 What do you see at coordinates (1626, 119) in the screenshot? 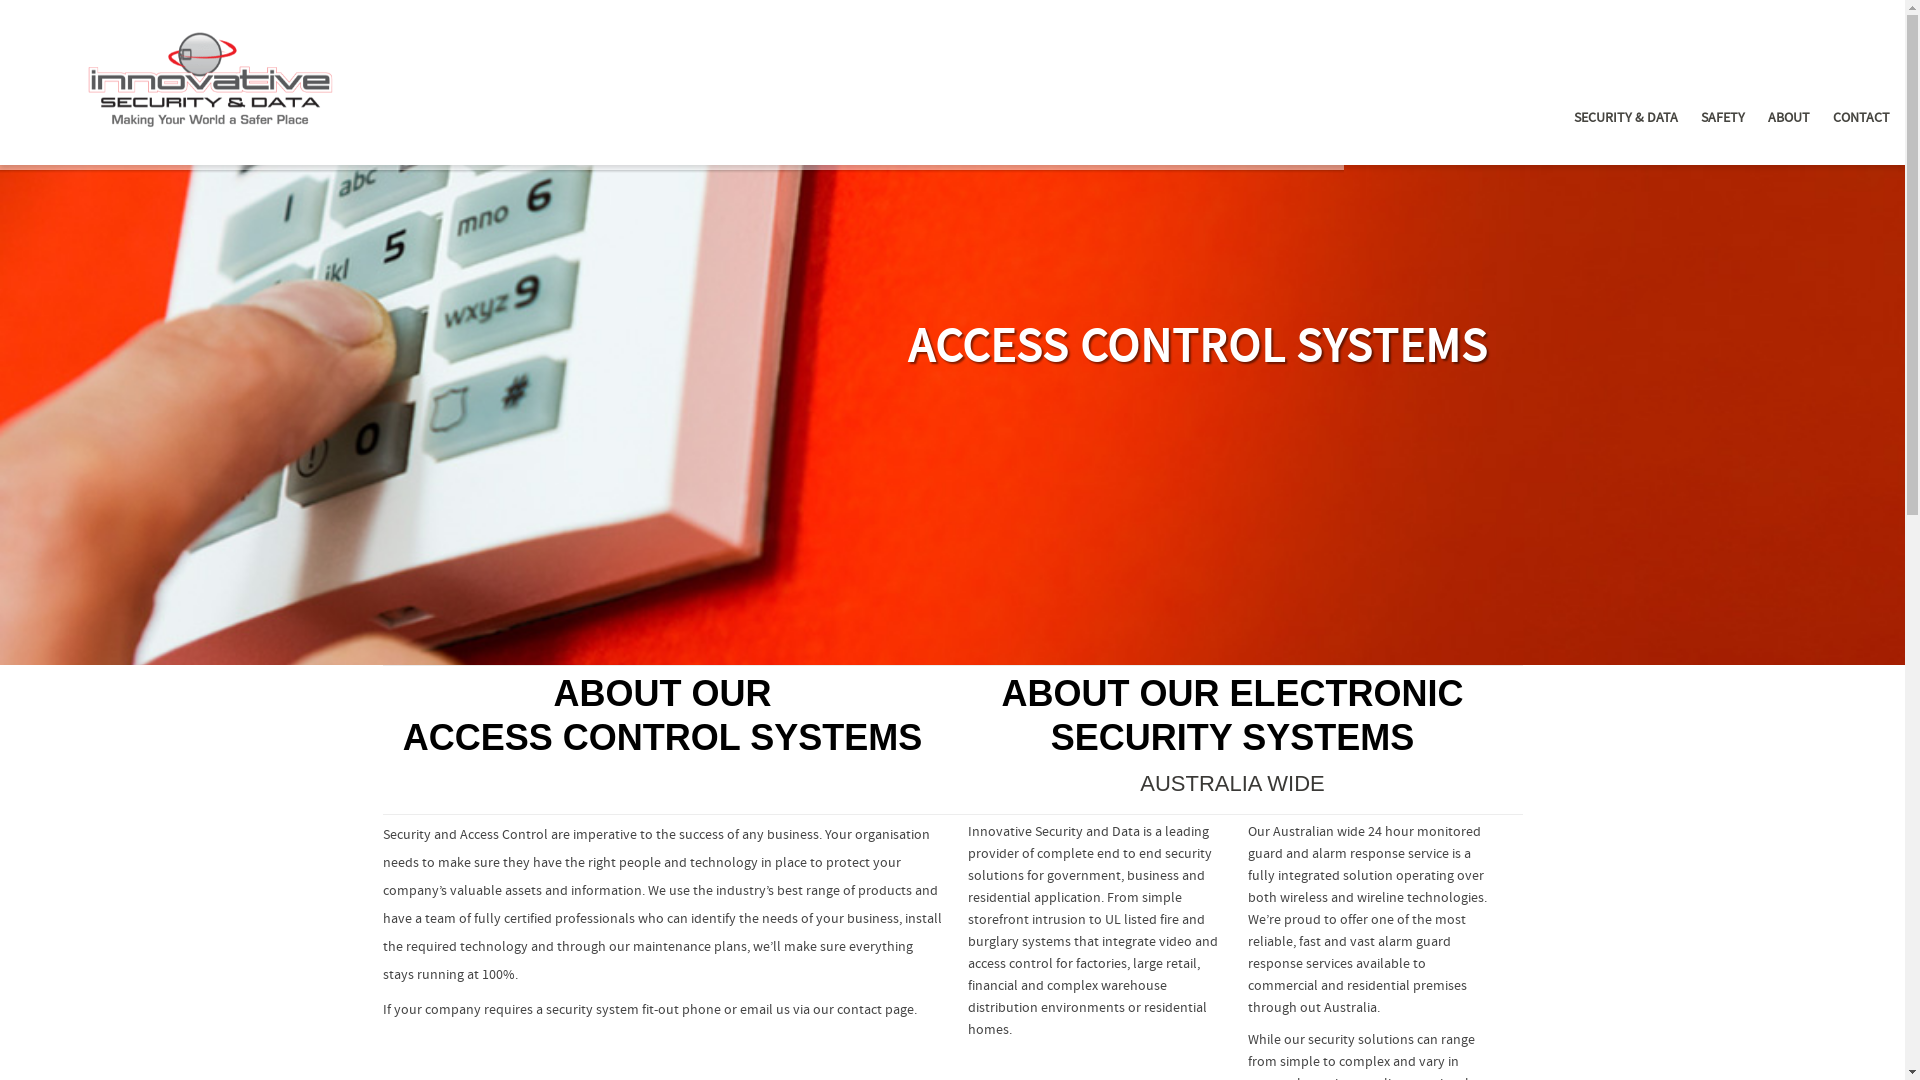
I see `'SECURITY & DATA'` at bounding box center [1626, 119].